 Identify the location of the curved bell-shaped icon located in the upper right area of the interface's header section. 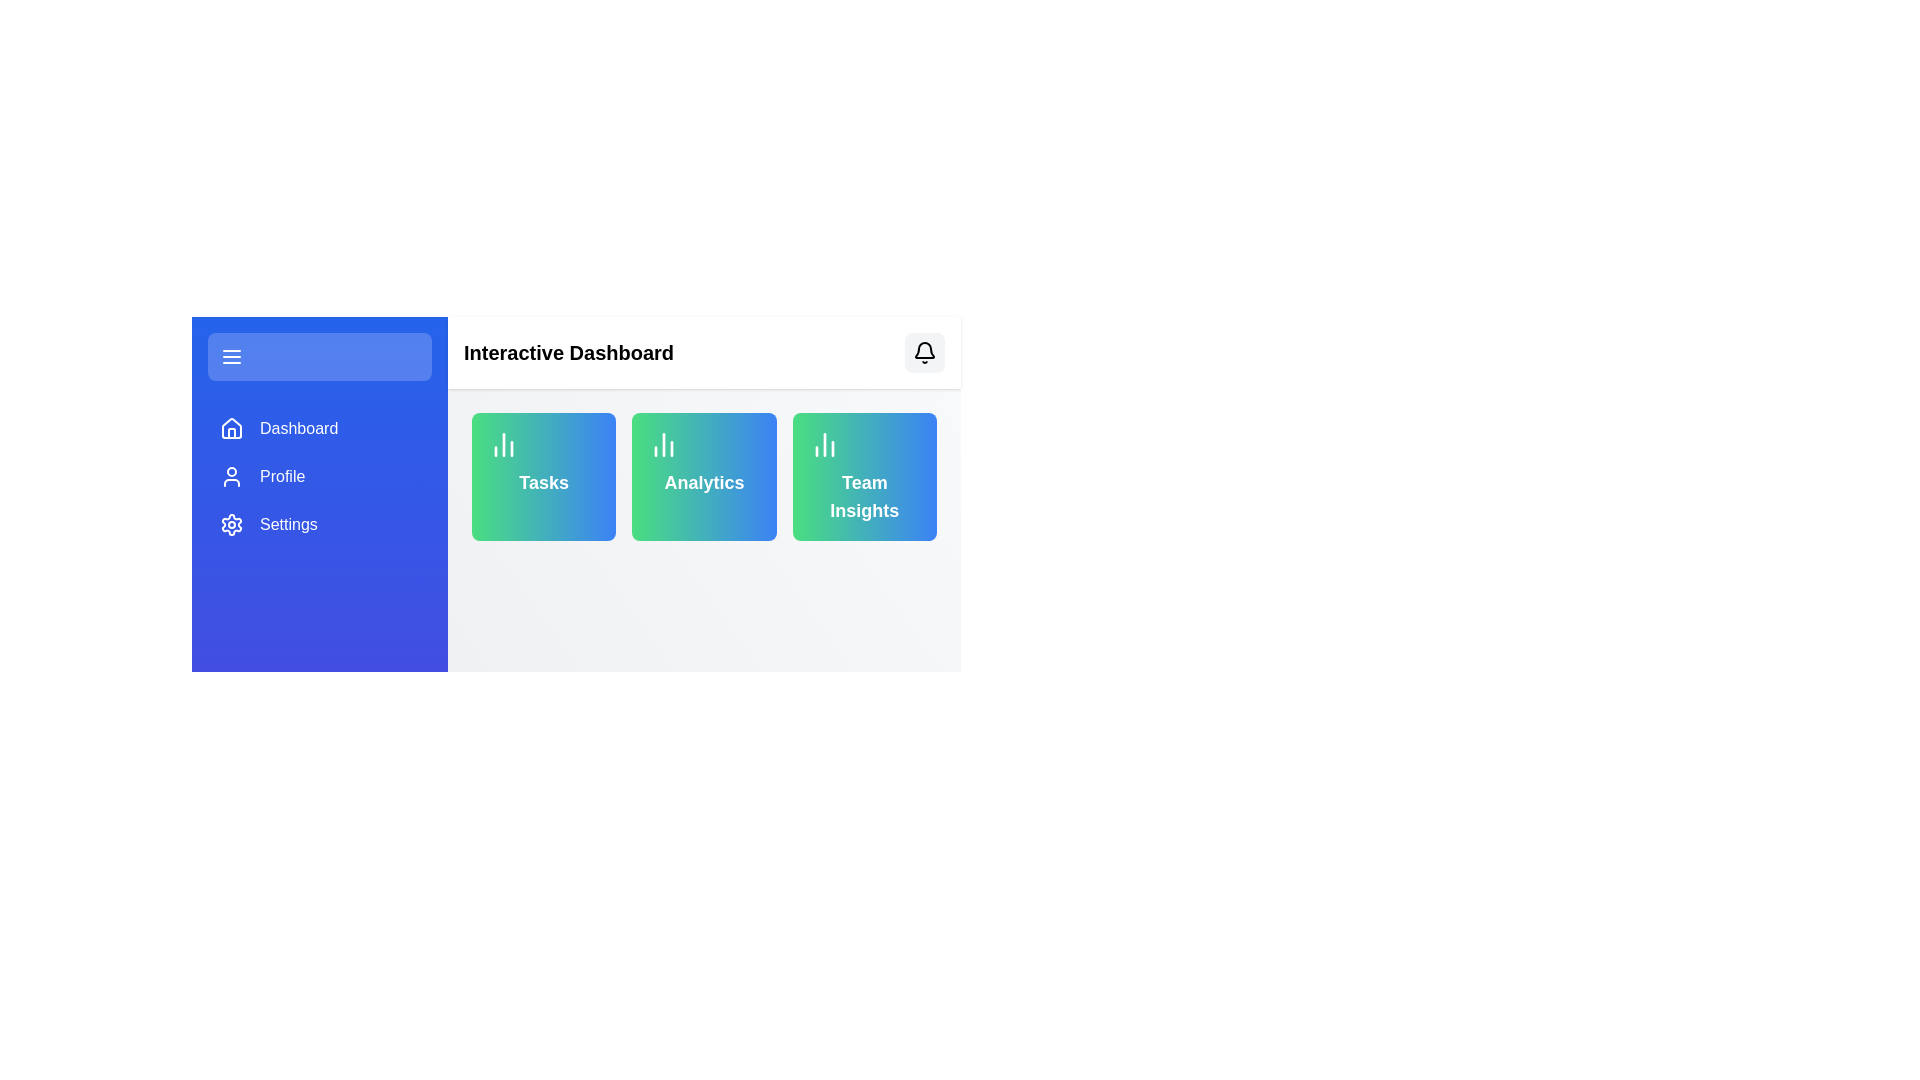
(924, 349).